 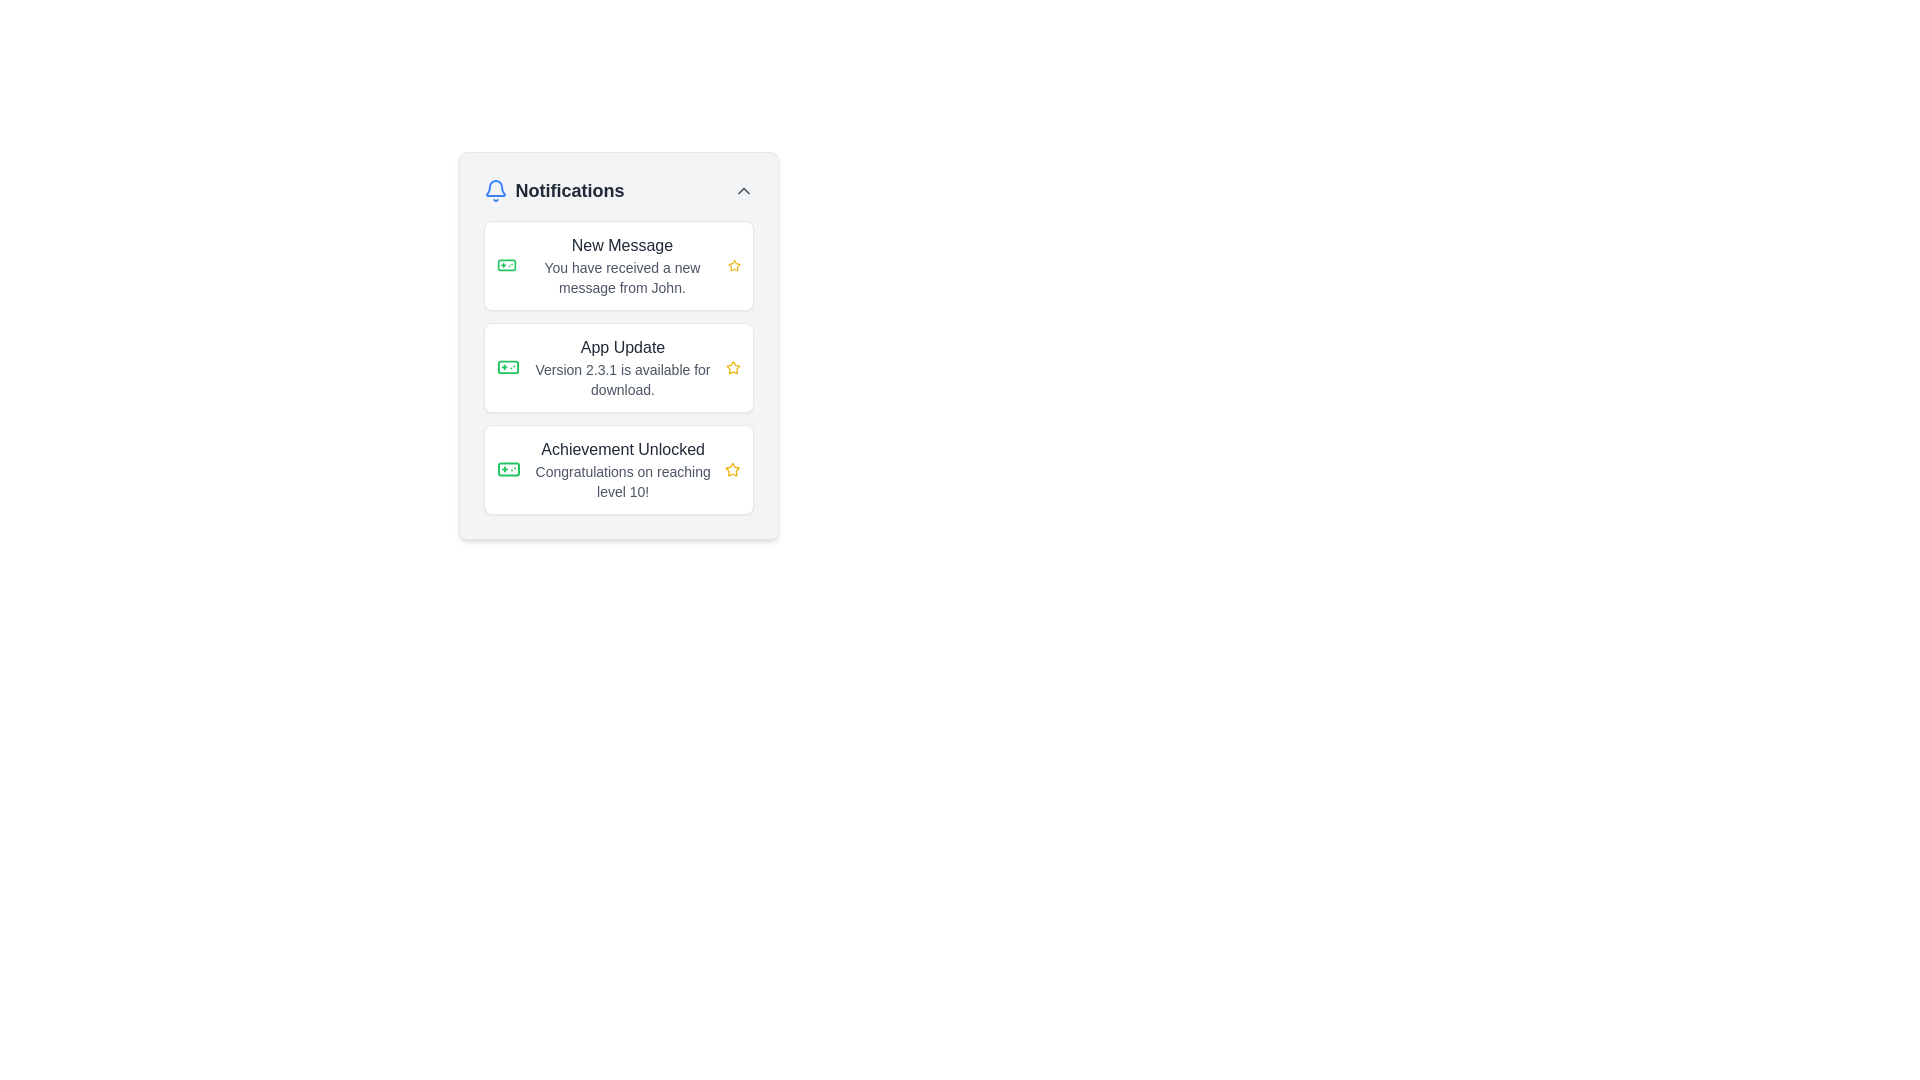 I want to click on the star-shaped icon with a yellow fill and black outline located at the bottom-most notification card indicating 'Achievement Unlocked', so click(x=731, y=470).